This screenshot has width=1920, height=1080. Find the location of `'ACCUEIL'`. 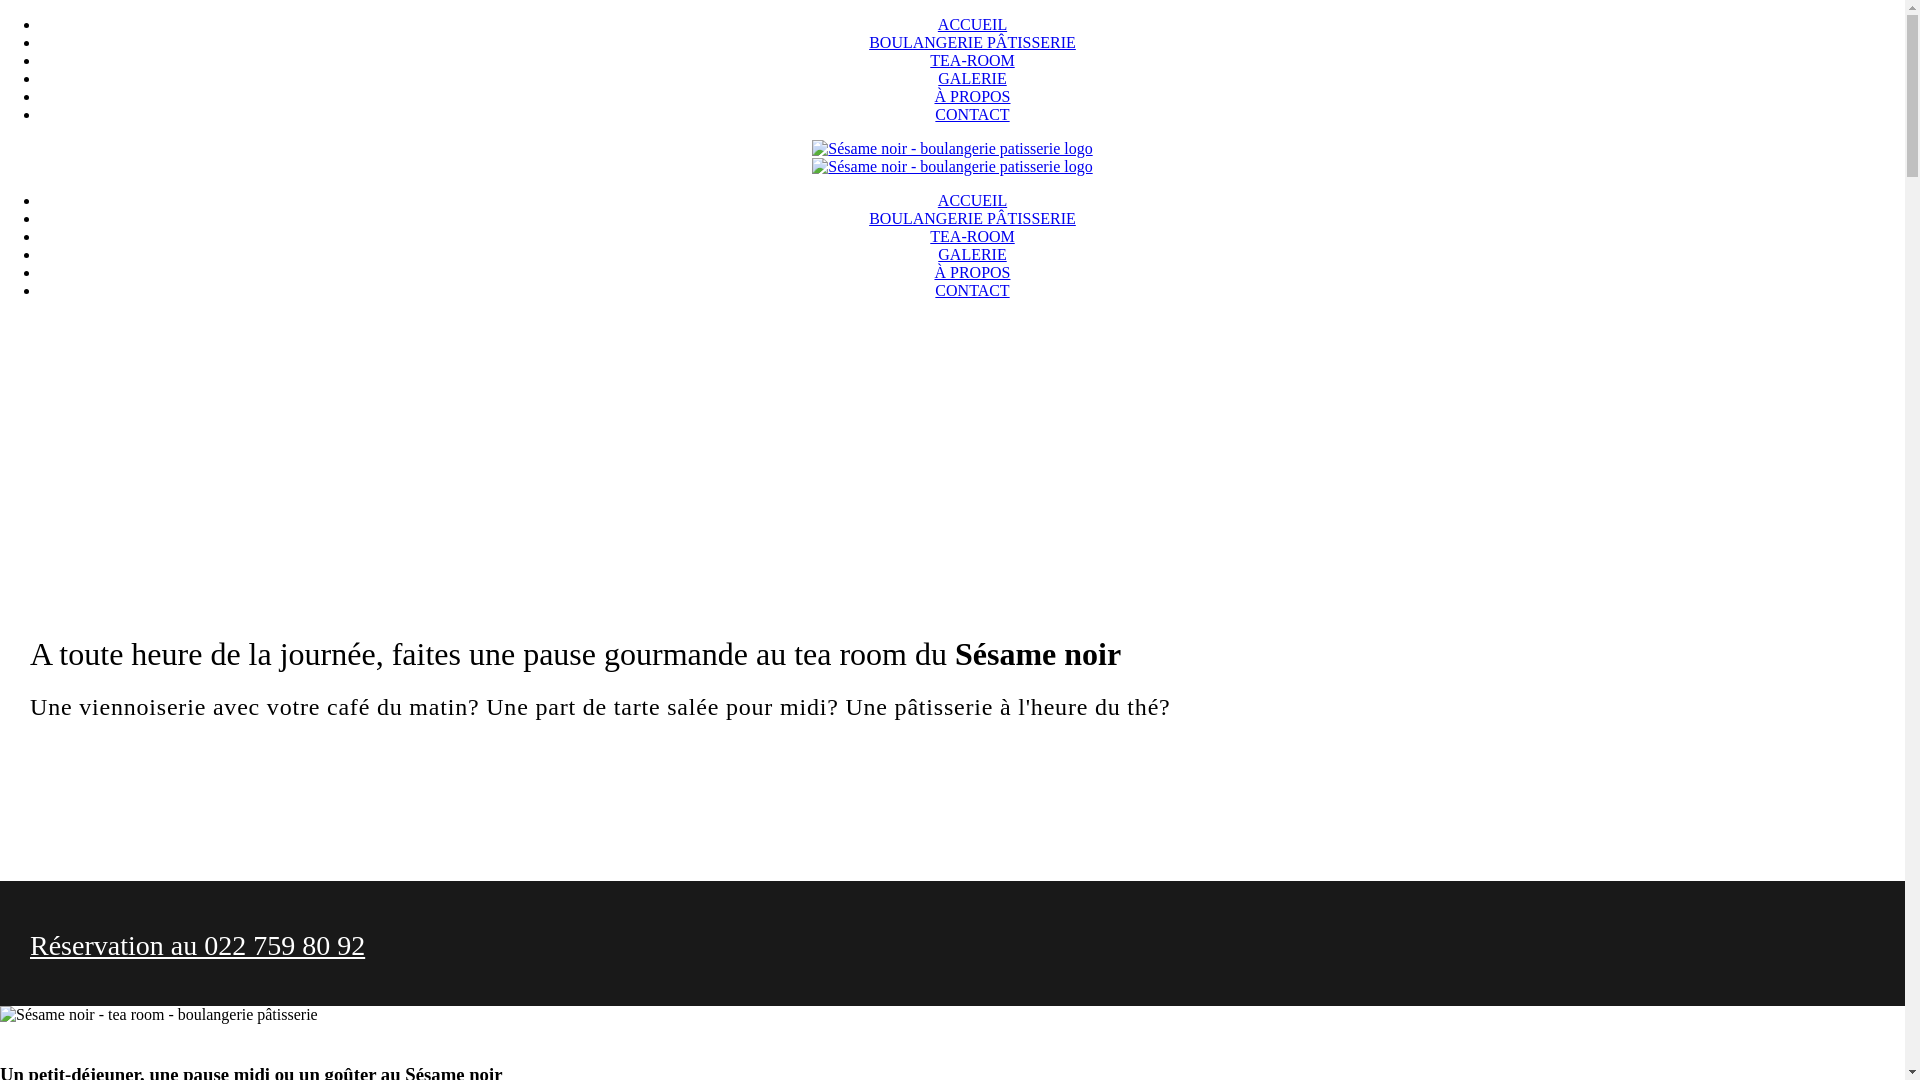

'ACCUEIL' is located at coordinates (972, 24).